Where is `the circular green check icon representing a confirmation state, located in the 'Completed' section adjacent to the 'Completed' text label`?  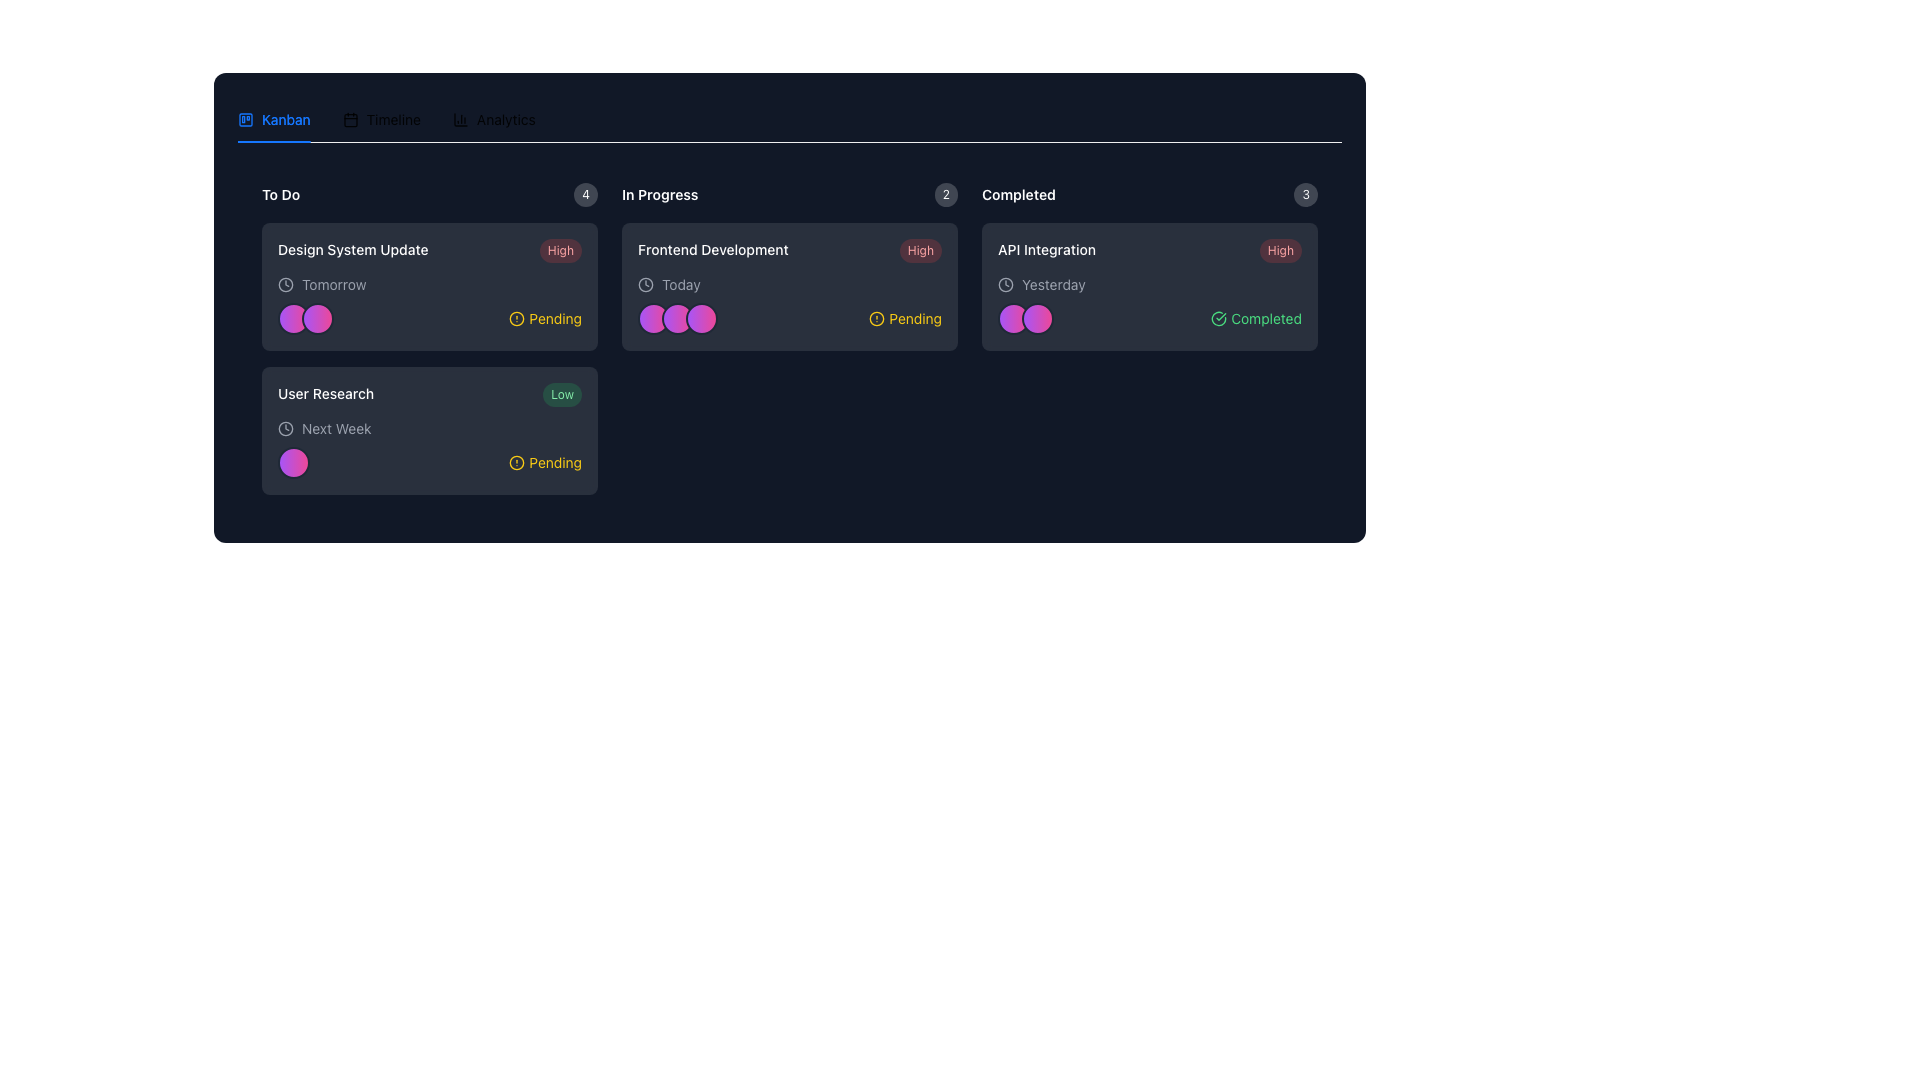
the circular green check icon representing a confirmation state, located in the 'Completed' section adjacent to the 'Completed' text label is located at coordinates (1218, 318).